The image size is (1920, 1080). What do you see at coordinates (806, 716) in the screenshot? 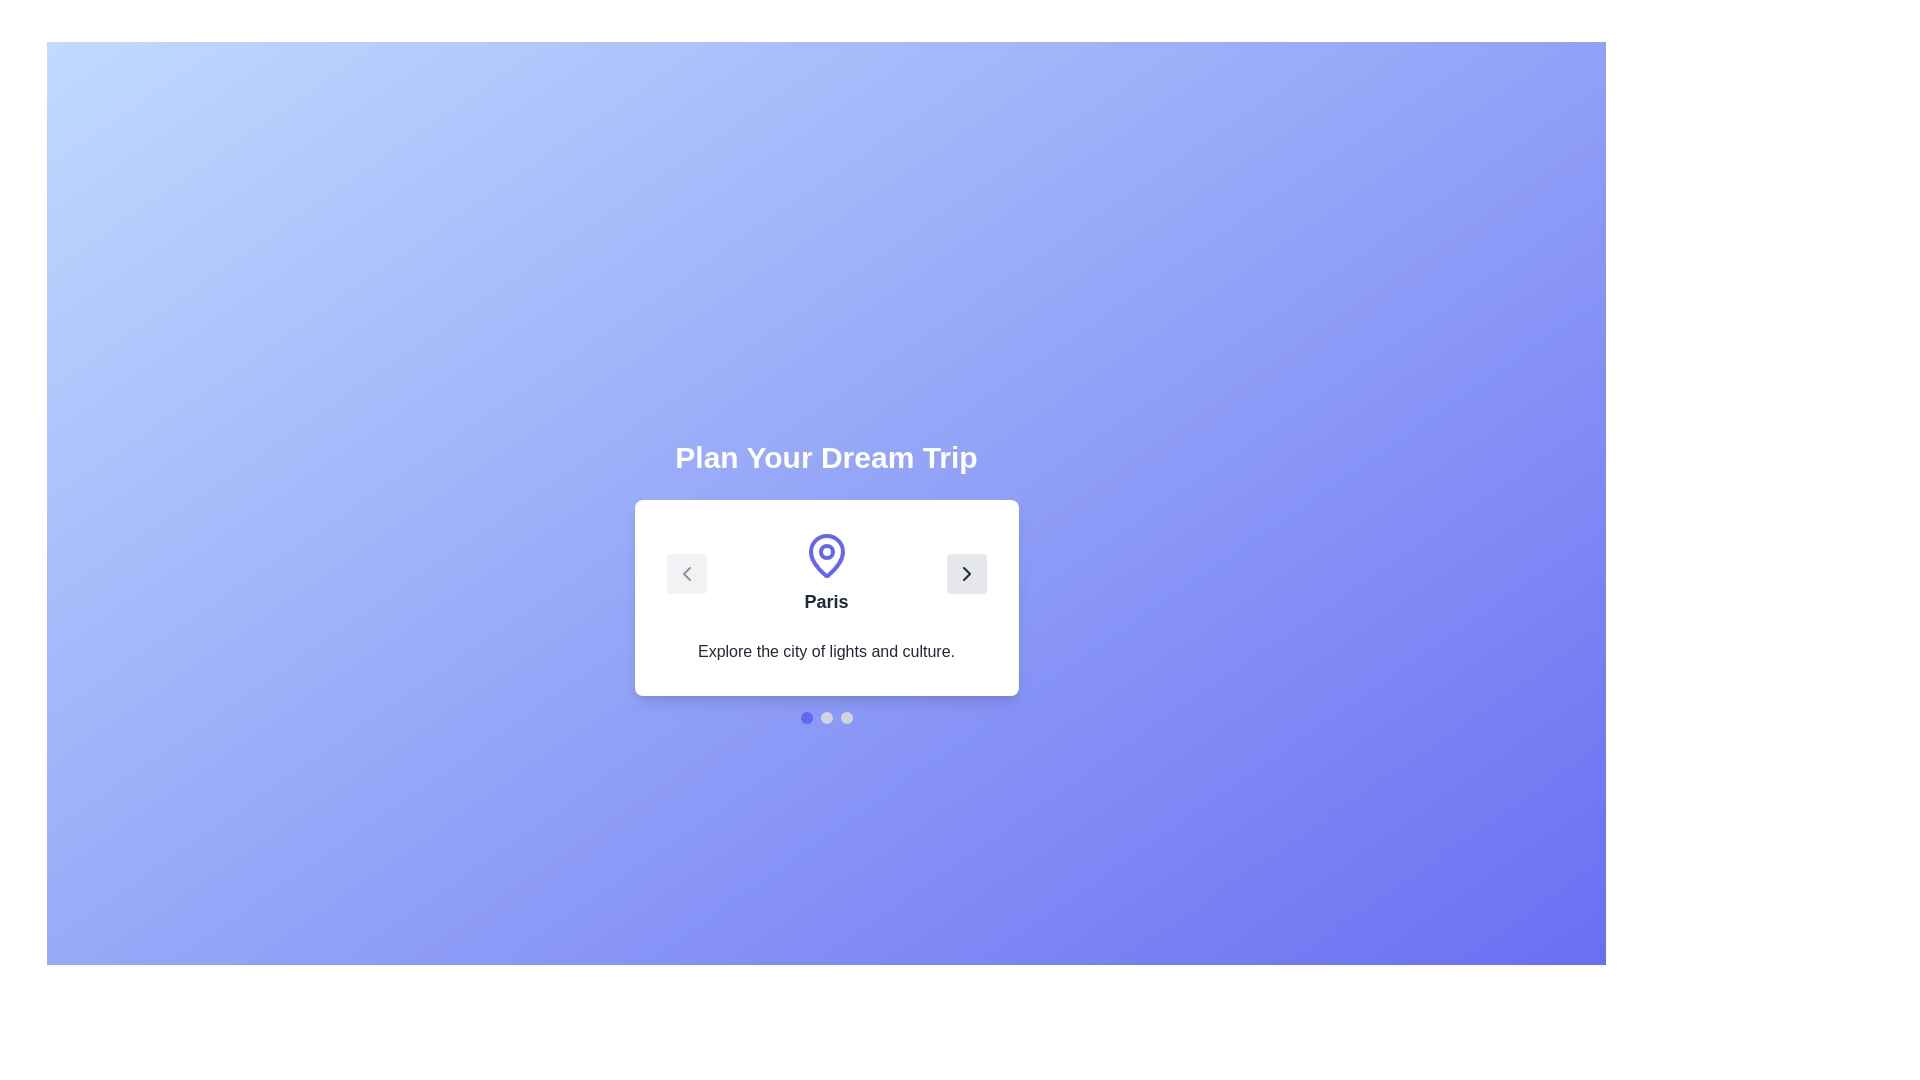
I see `the indicator corresponding to the destination Paris` at bounding box center [806, 716].